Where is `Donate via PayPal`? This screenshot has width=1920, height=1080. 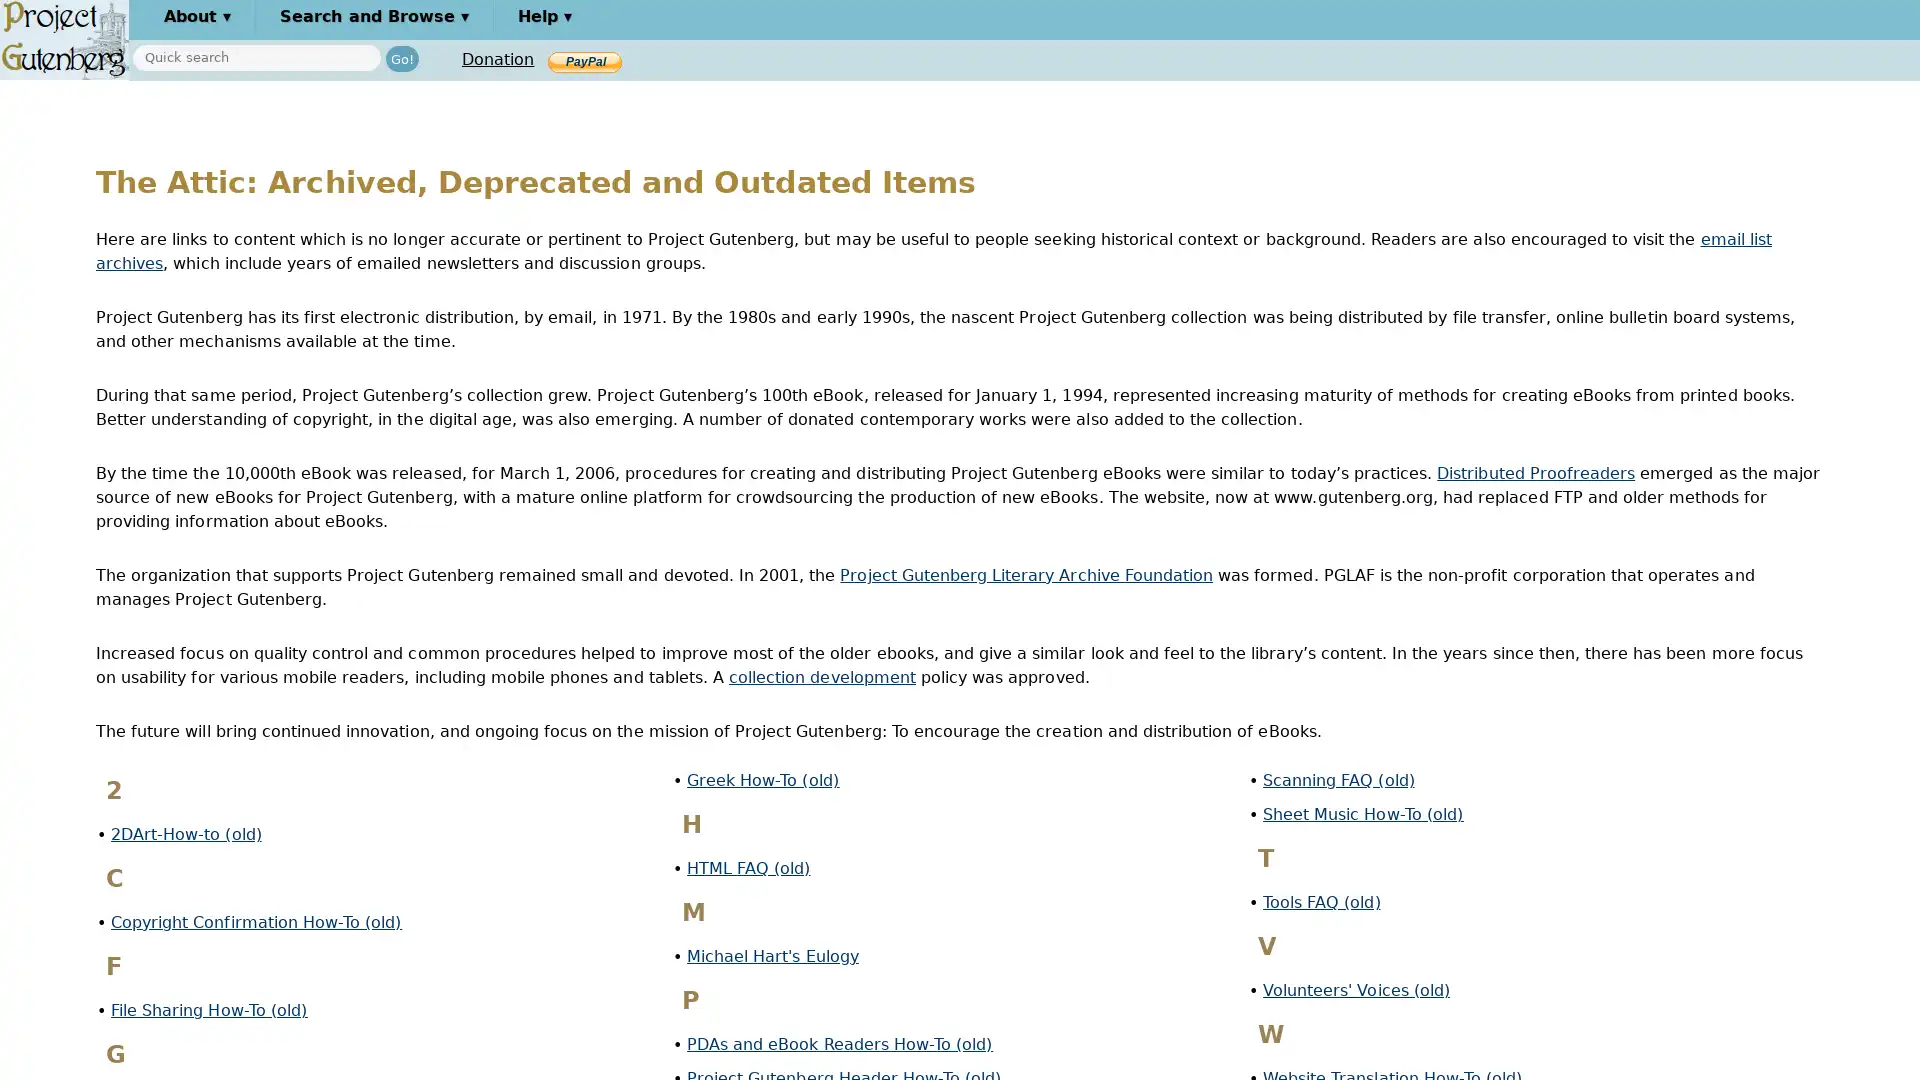
Donate via PayPal is located at coordinates (584, 60).